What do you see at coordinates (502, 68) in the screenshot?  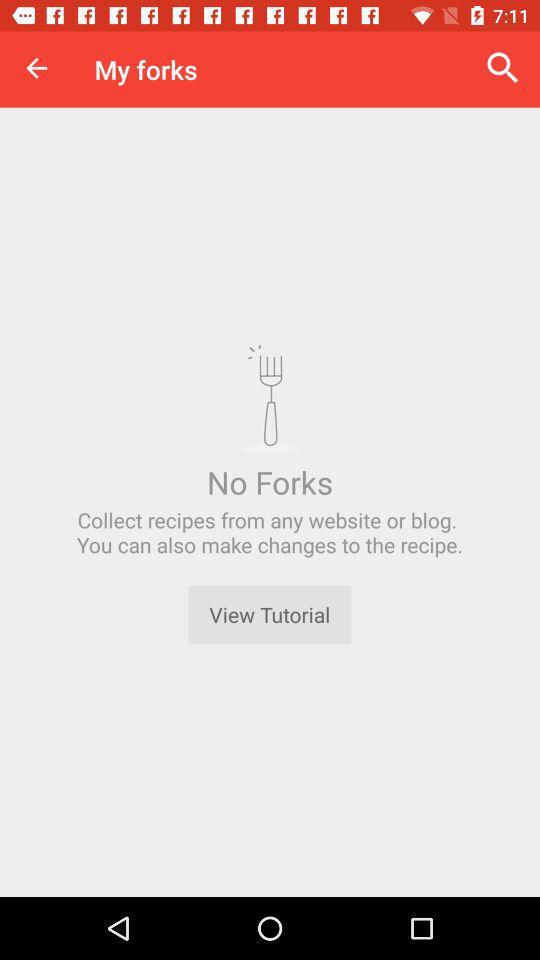 I see `the item to the right of my forks item` at bounding box center [502, 68].